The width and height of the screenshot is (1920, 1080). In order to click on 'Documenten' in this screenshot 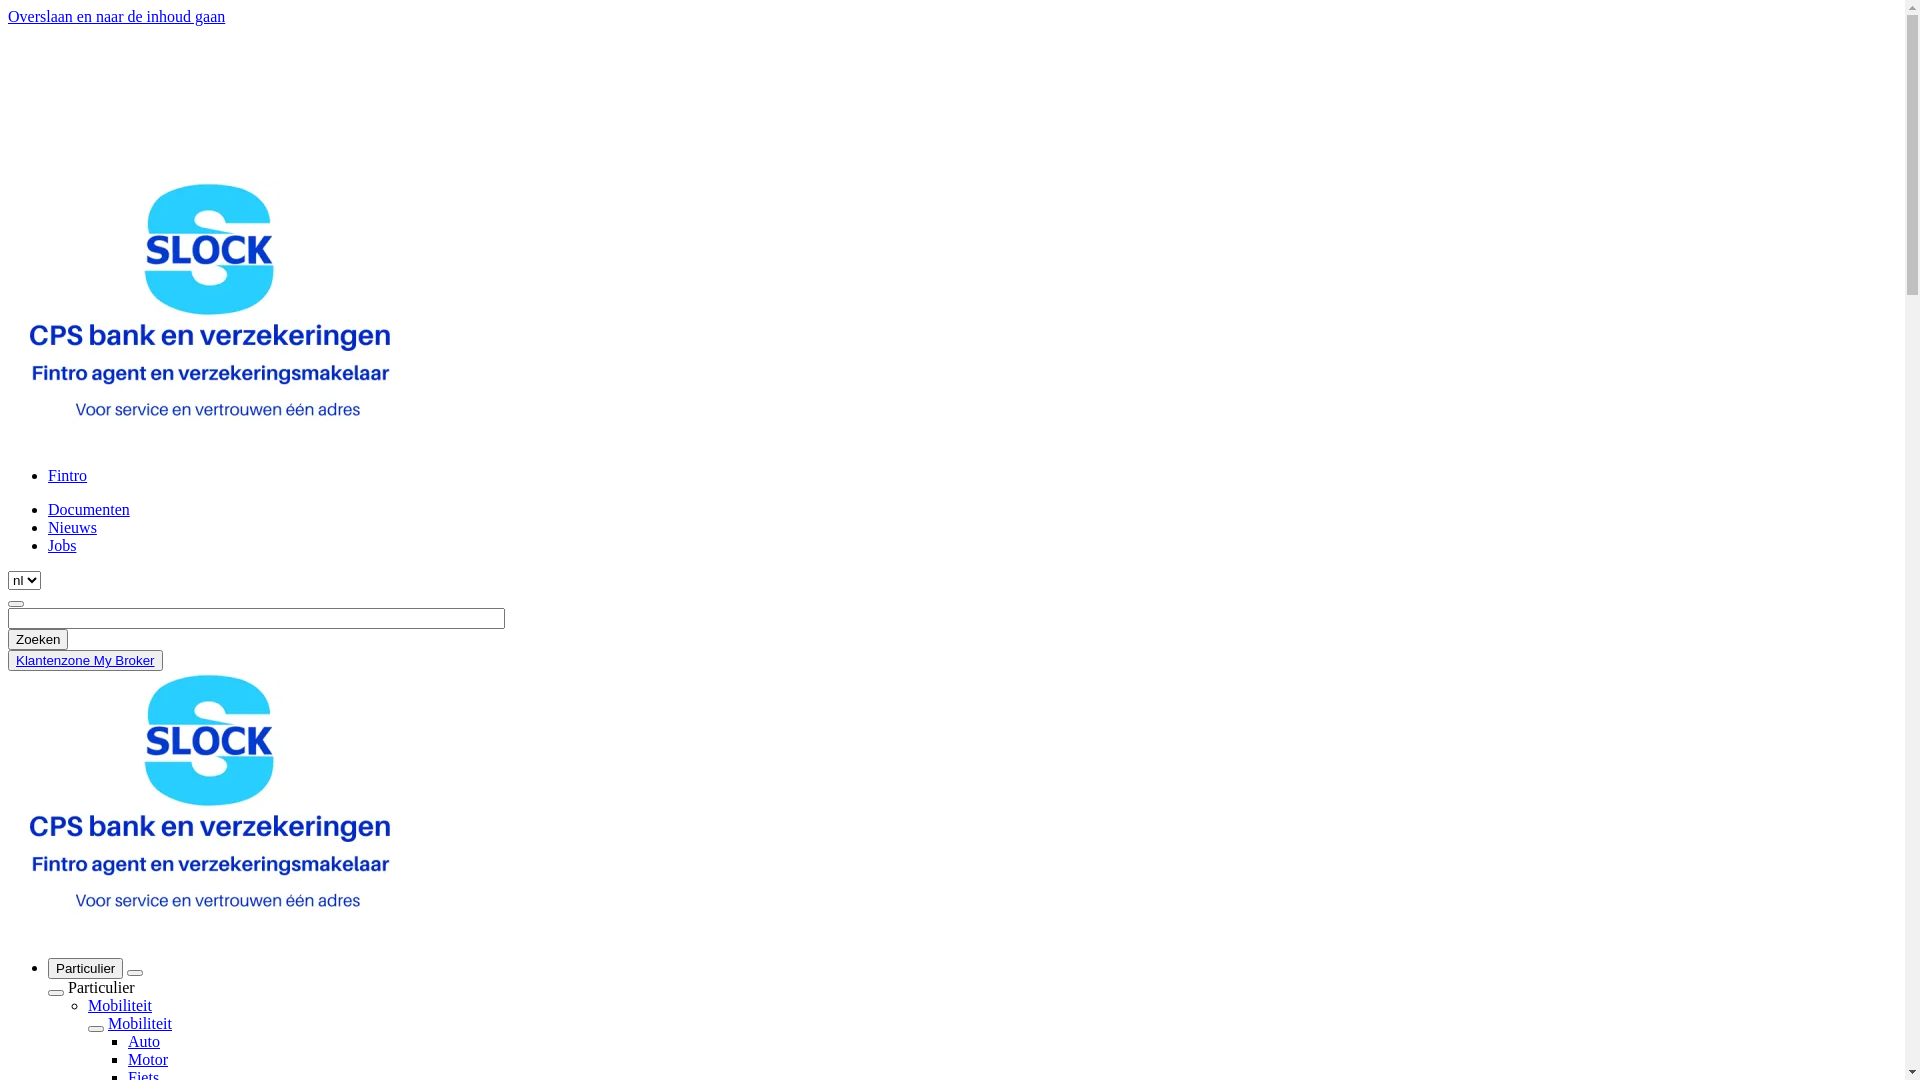, I will do `click(48, 508)`.